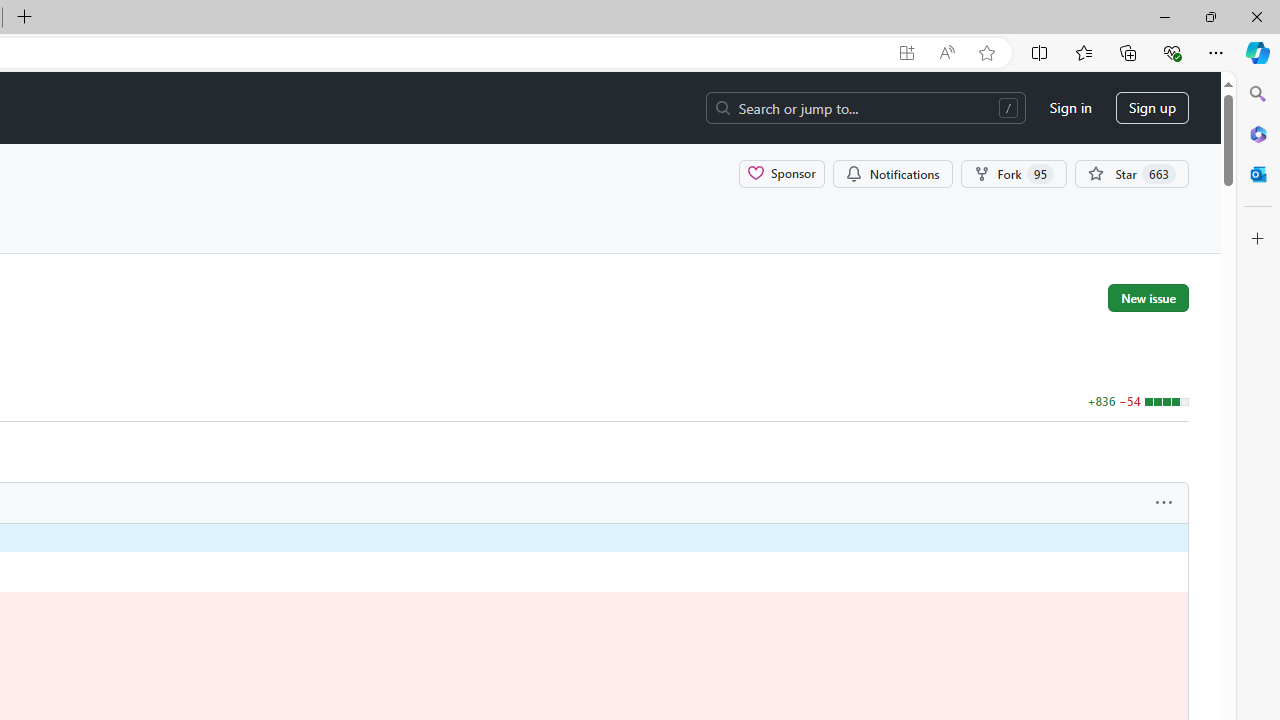  I want to click on 'New issue', so click(1148, 297).